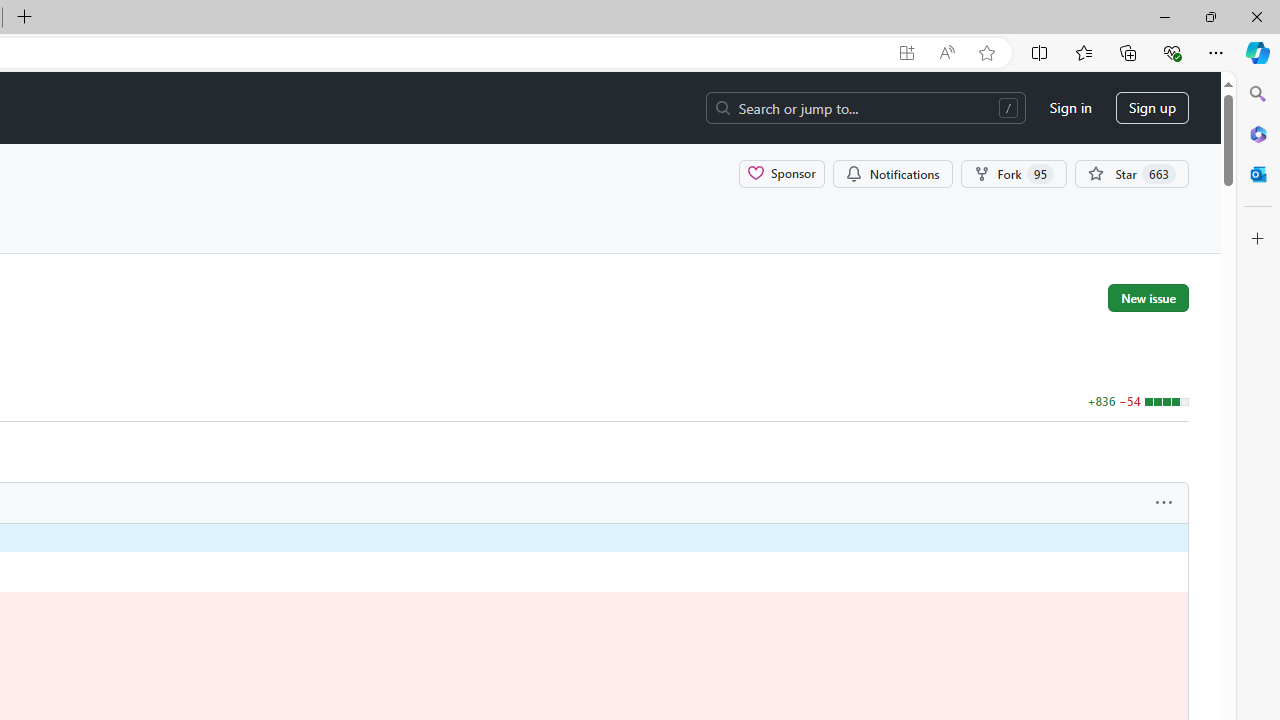  I want to click on 'New issue', so click(1148, 297).